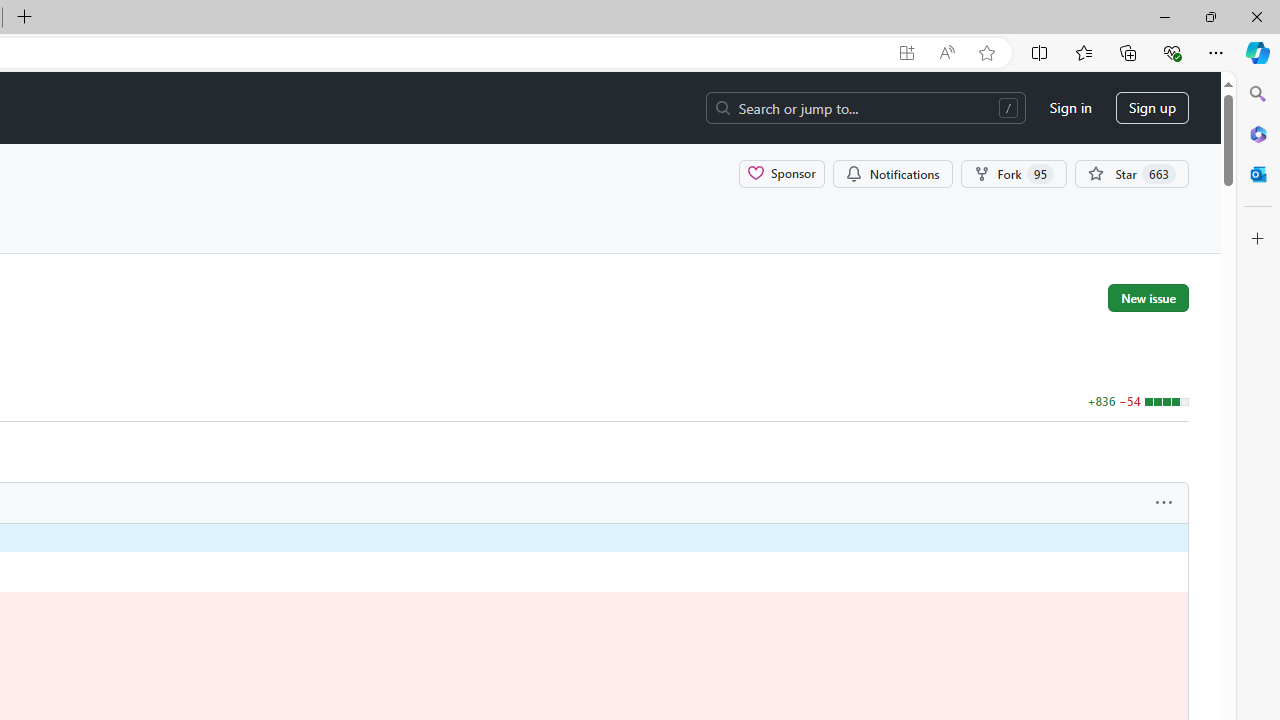  I want to click on 'New issue', so click(1148, 297).